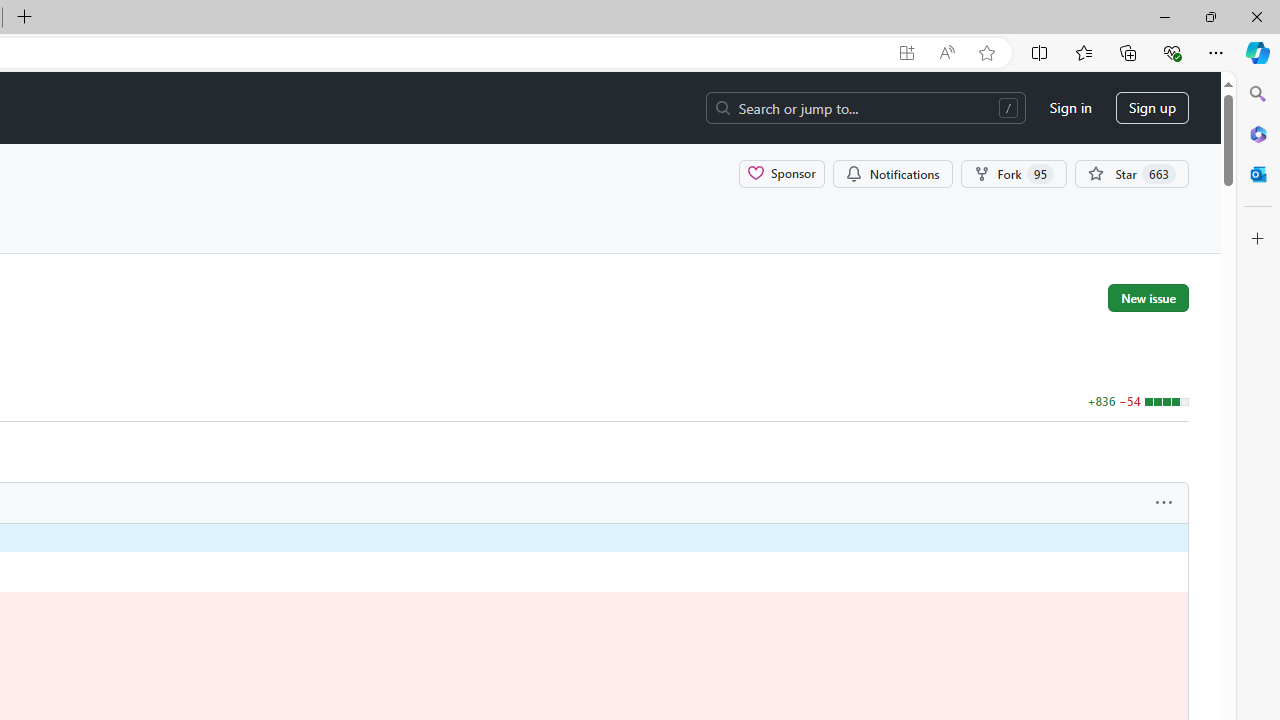  I want to click on 'New issue', so click(1148, 297).